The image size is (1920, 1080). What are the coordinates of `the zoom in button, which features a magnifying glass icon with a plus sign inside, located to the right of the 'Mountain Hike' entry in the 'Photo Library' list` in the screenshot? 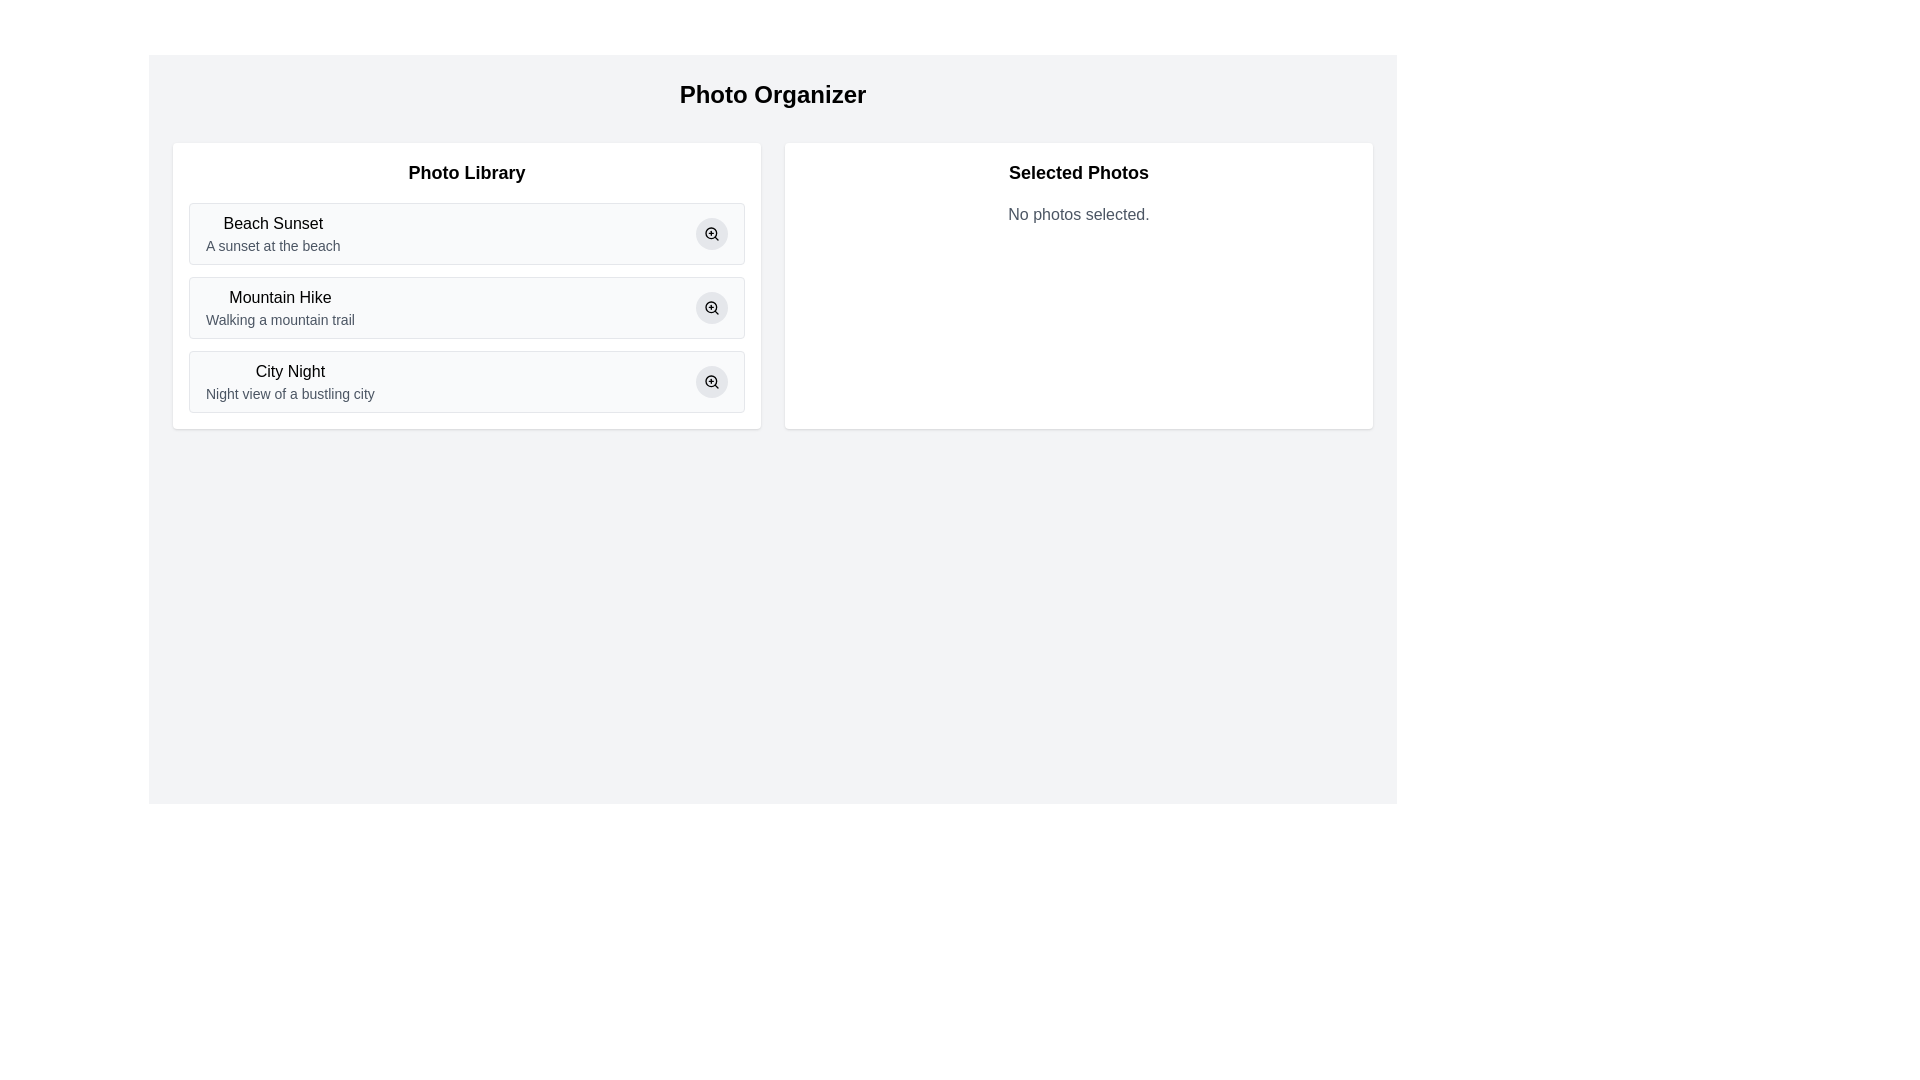 It's located at (711, 233).